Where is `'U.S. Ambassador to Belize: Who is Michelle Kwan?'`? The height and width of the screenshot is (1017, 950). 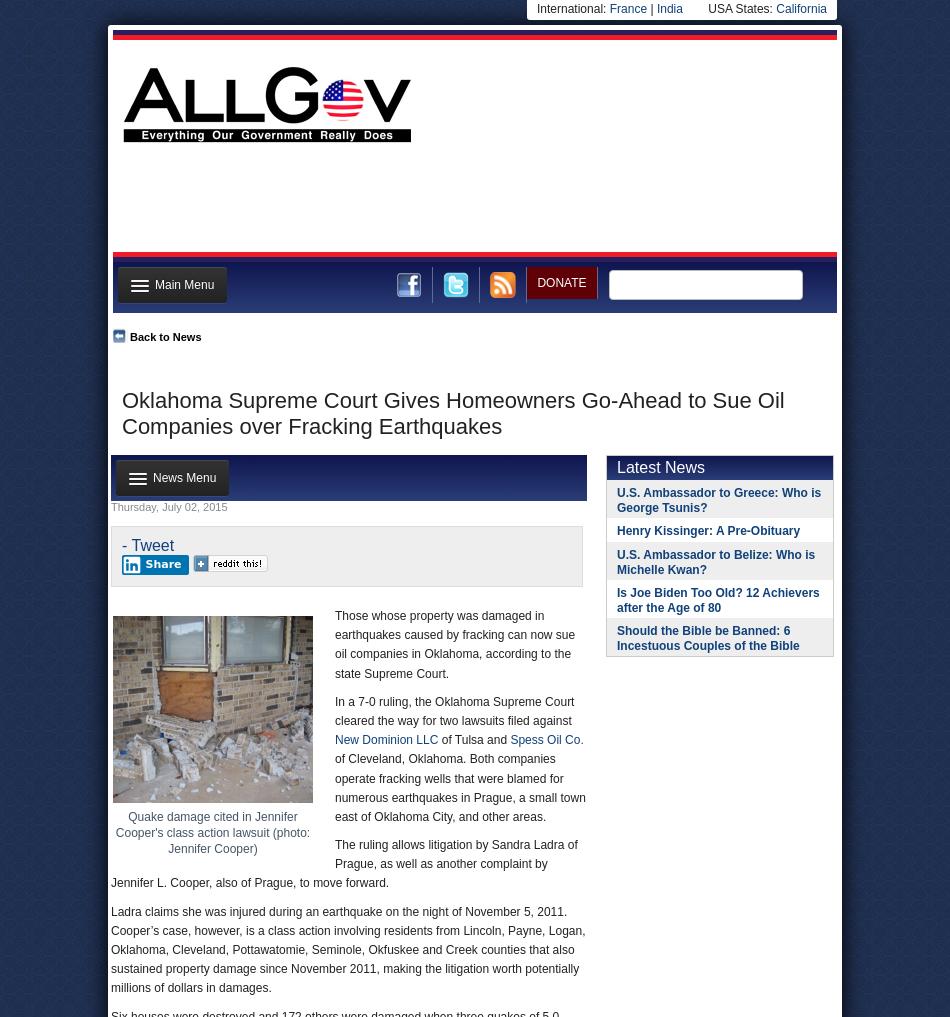
'U.S. Ambassador to Belize: Who is Michelle Kwan?' is located at coordinates (617, 562).